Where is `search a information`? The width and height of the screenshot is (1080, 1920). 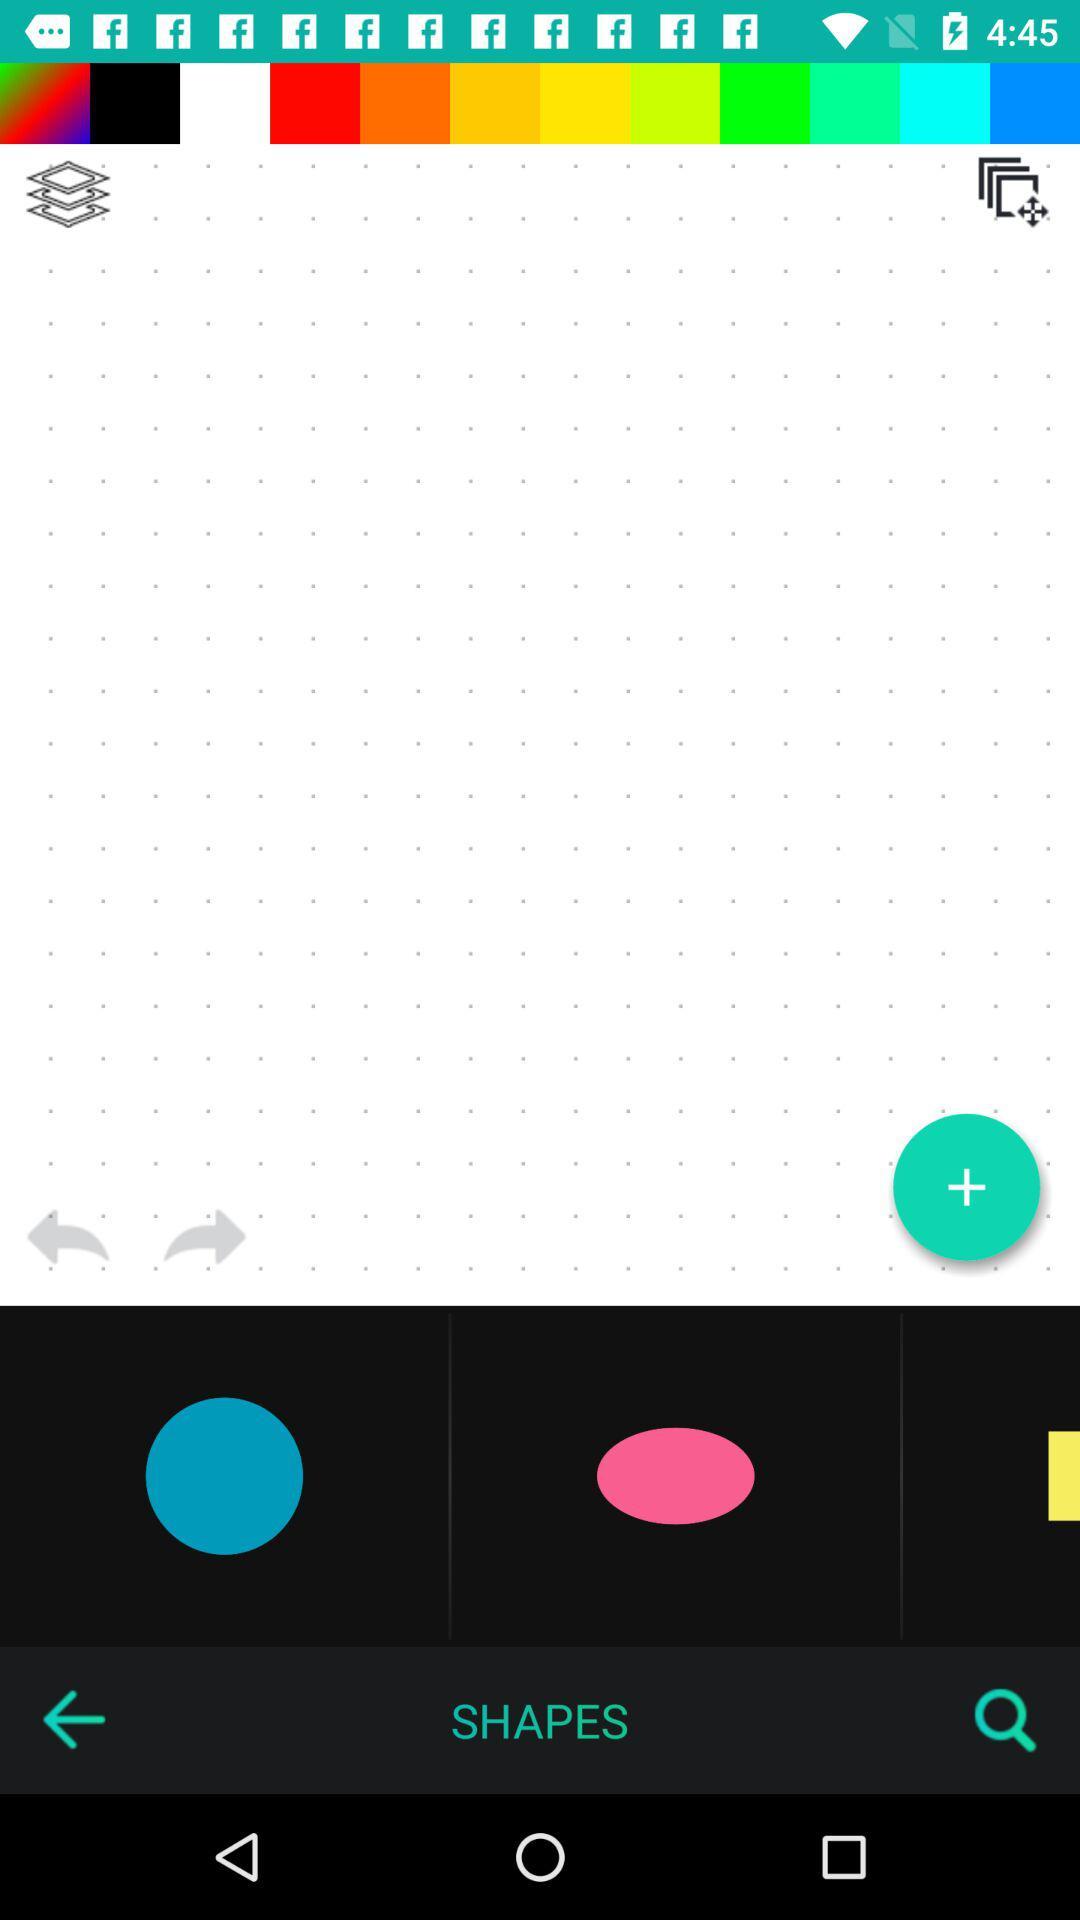 search a information is located at coordinates (1006, 1719).